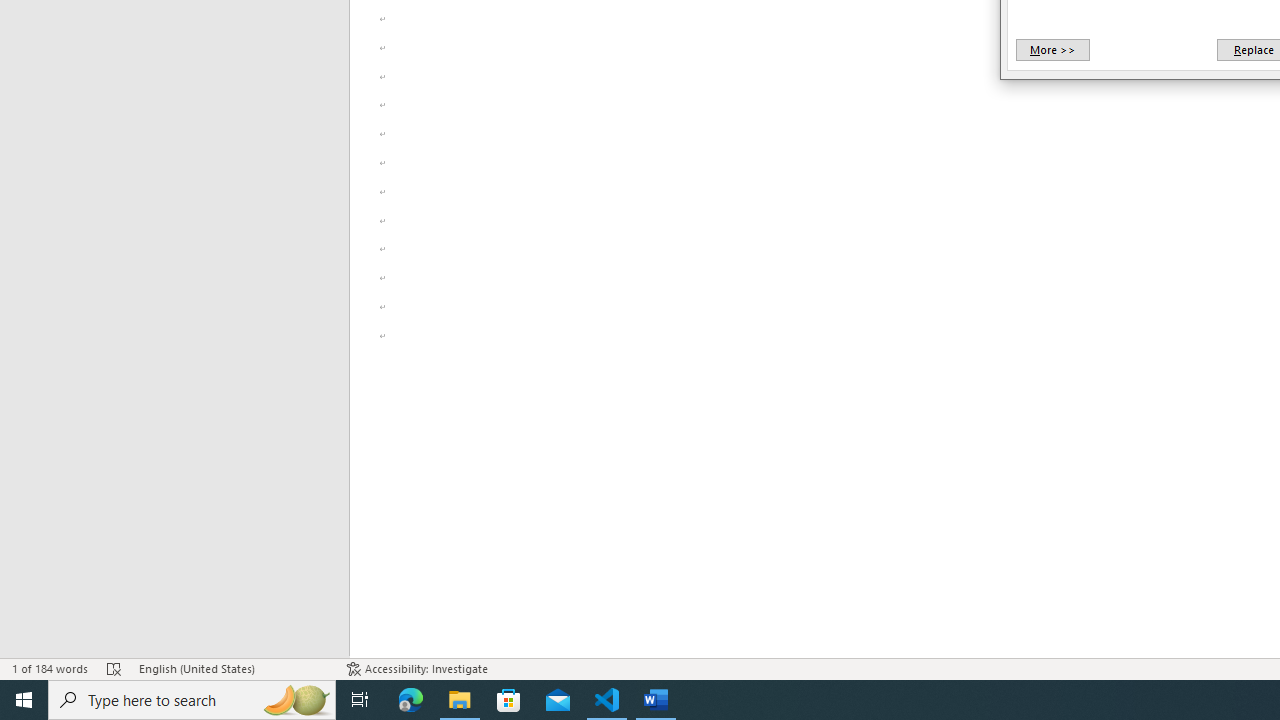 The height and width of the screenshot is (720, 1280). I want to click on 'Accessibility Checker Accessibility: Investigate', so click(416, 669).